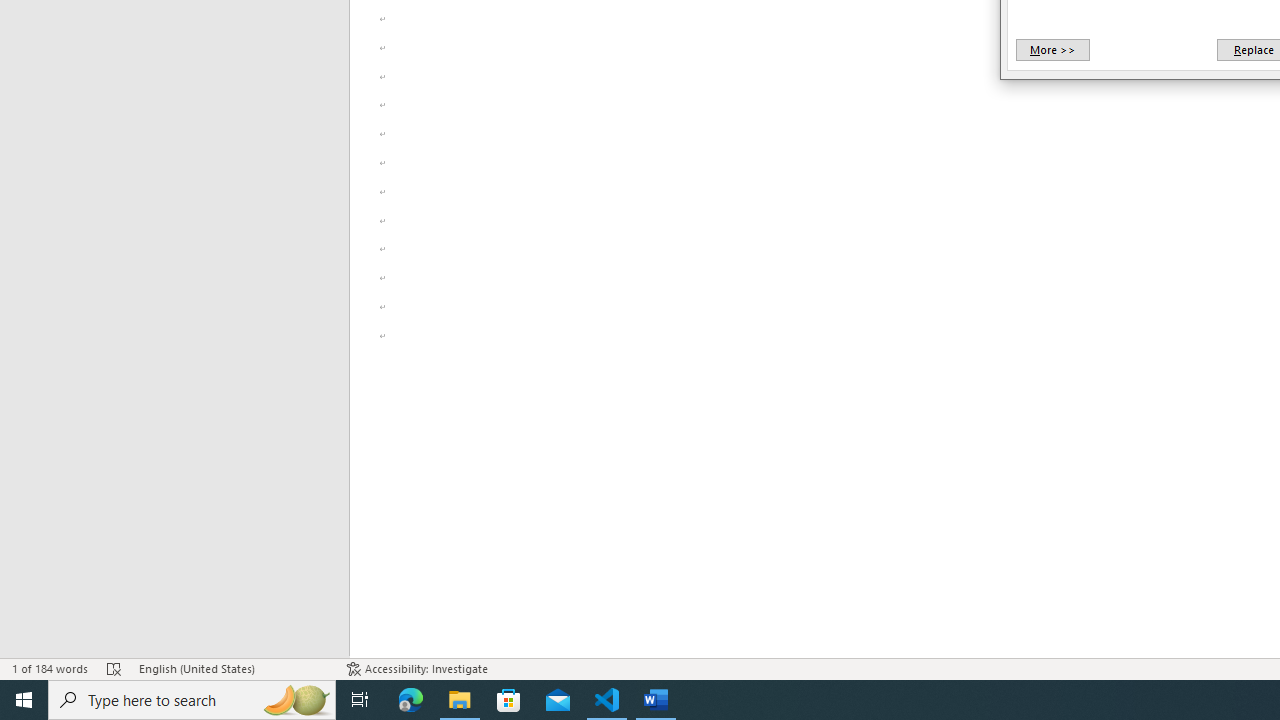 The height and width of the screenshot is (720, 1280). I want to click on 'Accessibility Checker Accessibility: Investigate', so click(416, 669).